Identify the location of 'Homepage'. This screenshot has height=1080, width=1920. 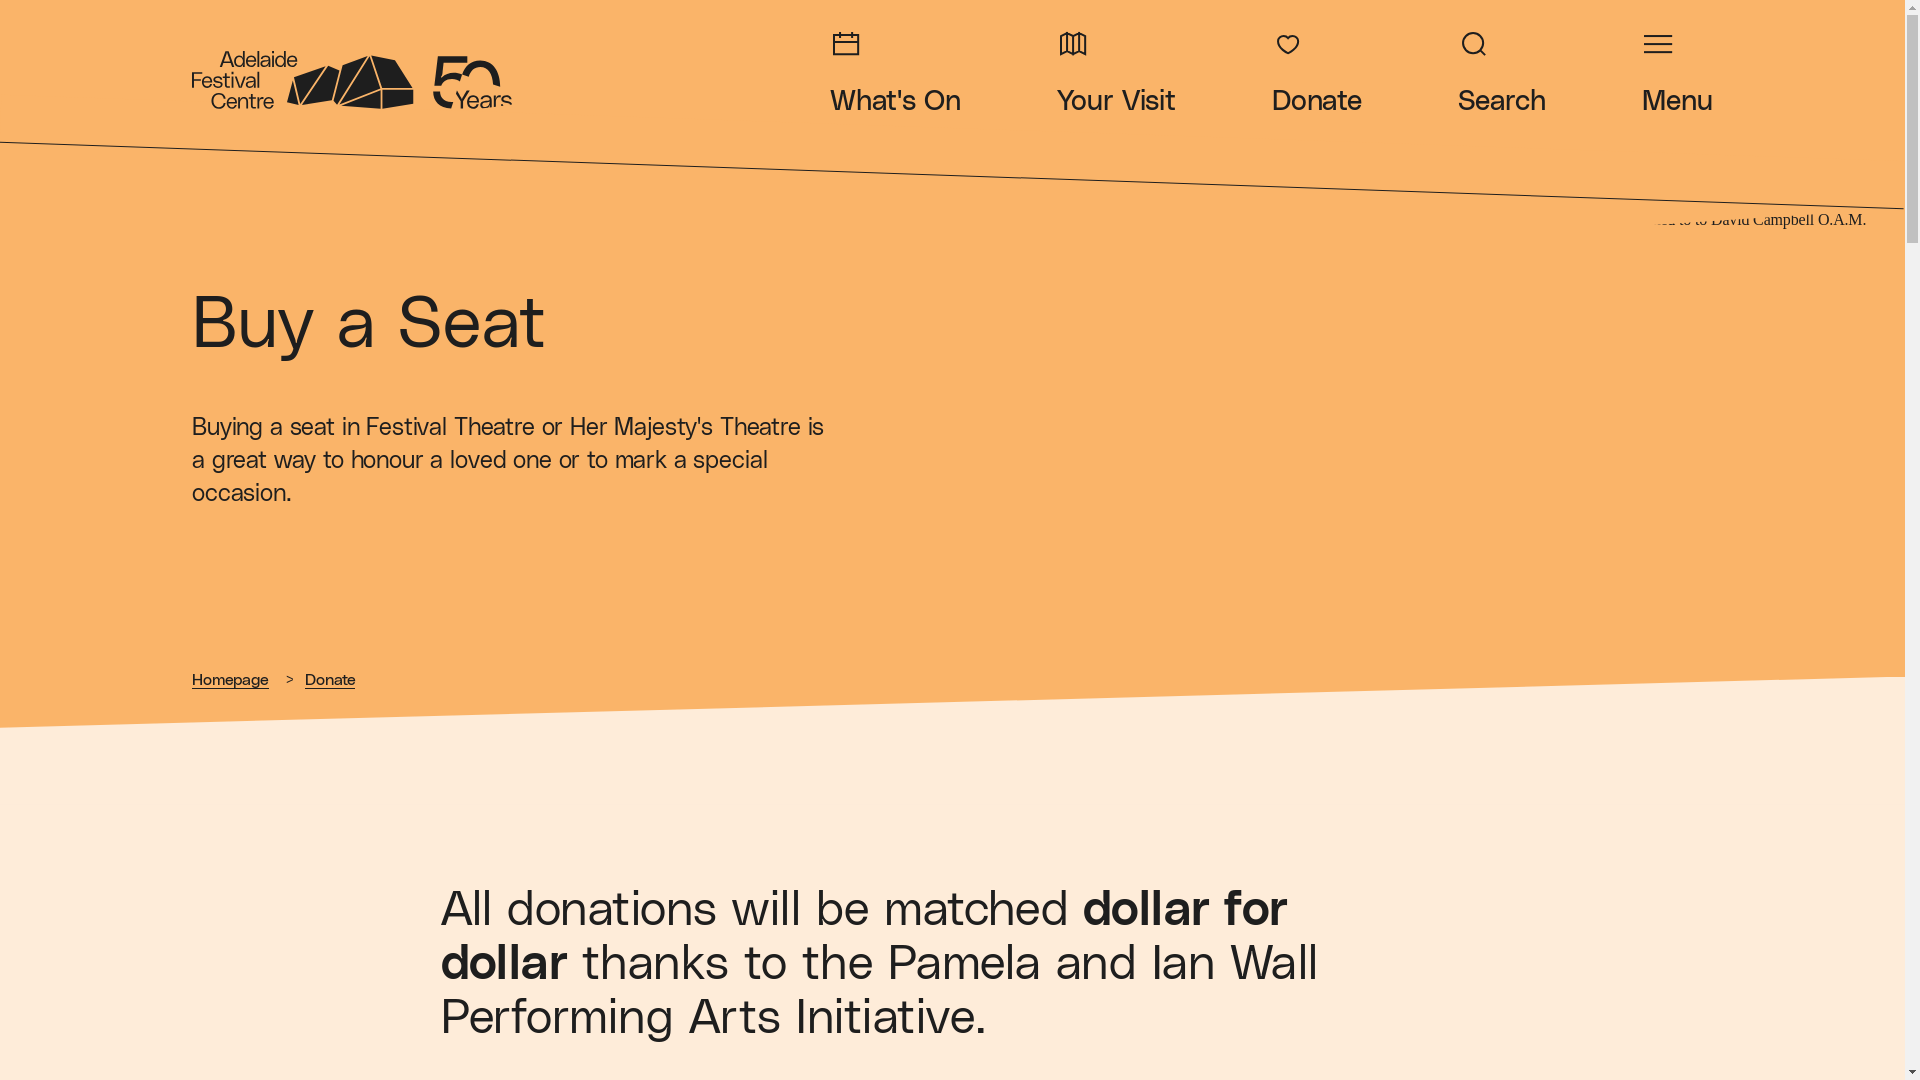
(230, 679).